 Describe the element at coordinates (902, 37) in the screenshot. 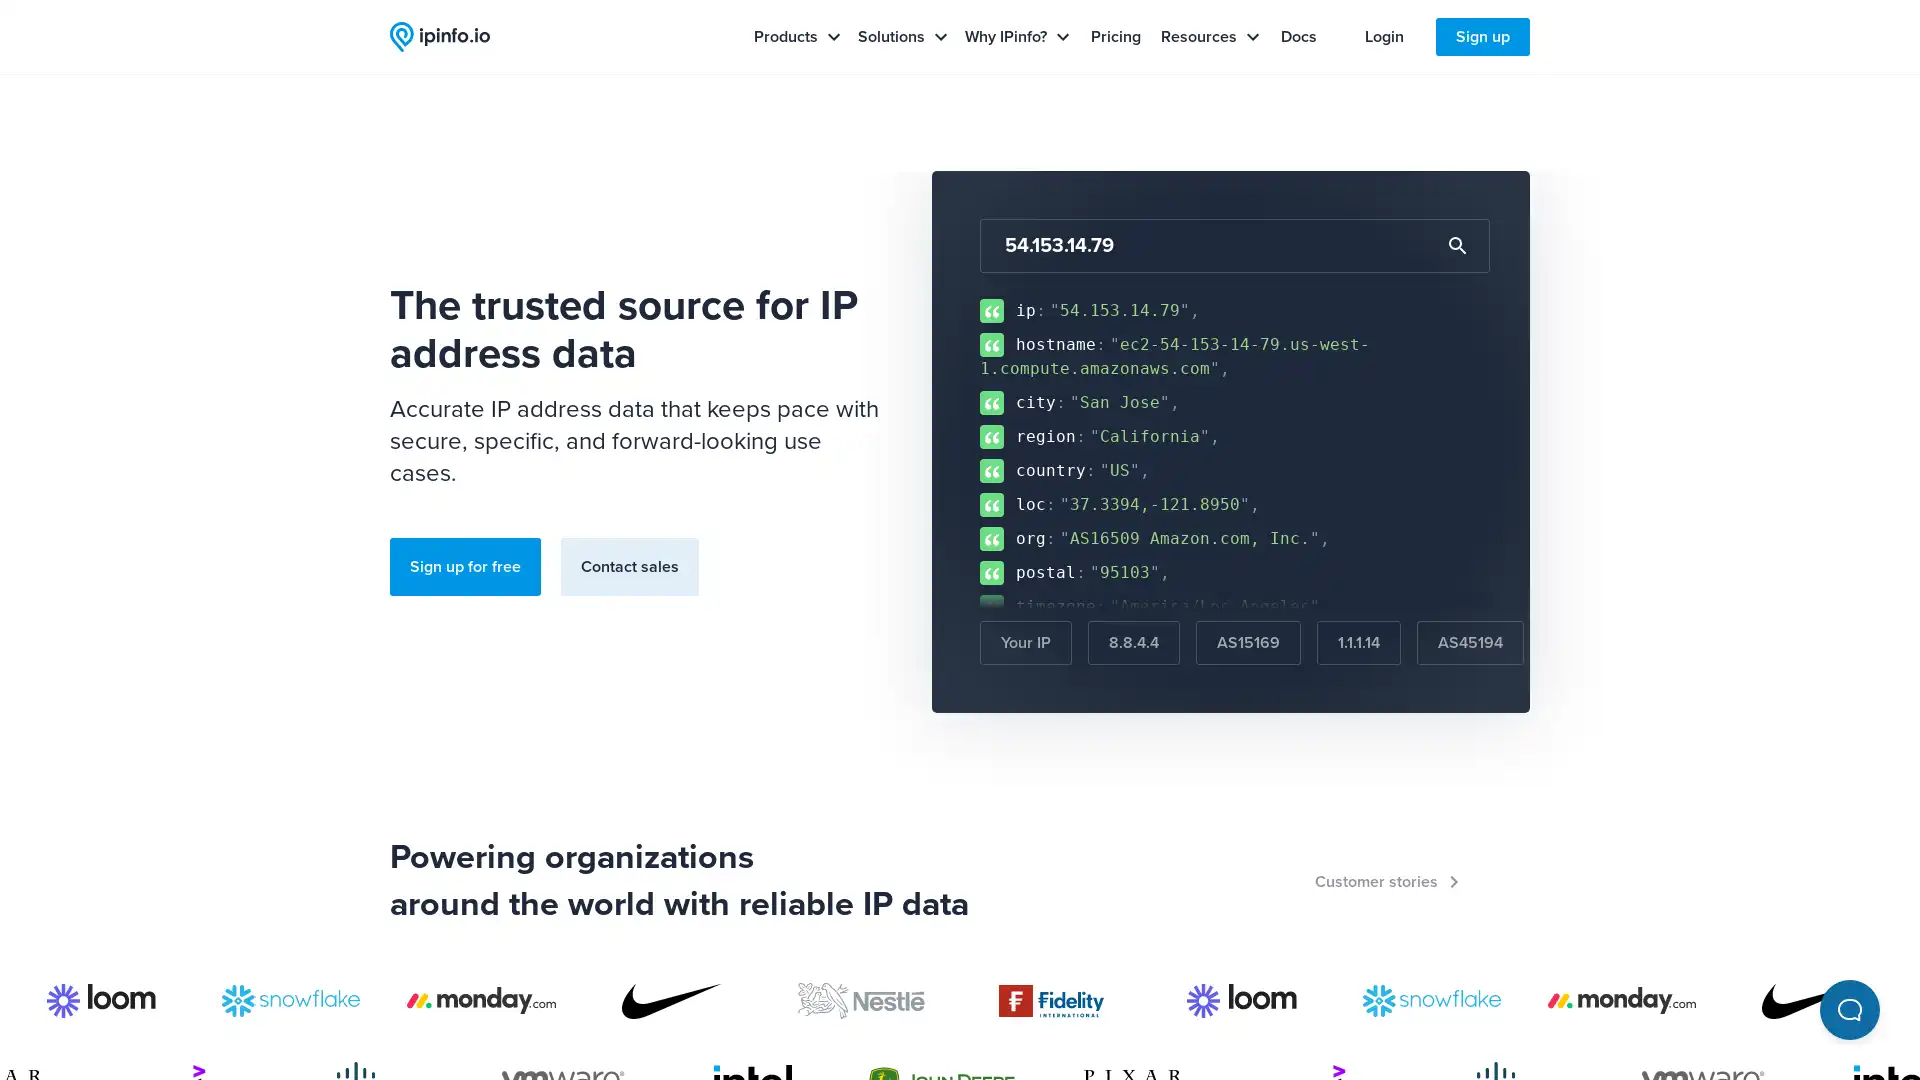

I see `Solutions` at that location.